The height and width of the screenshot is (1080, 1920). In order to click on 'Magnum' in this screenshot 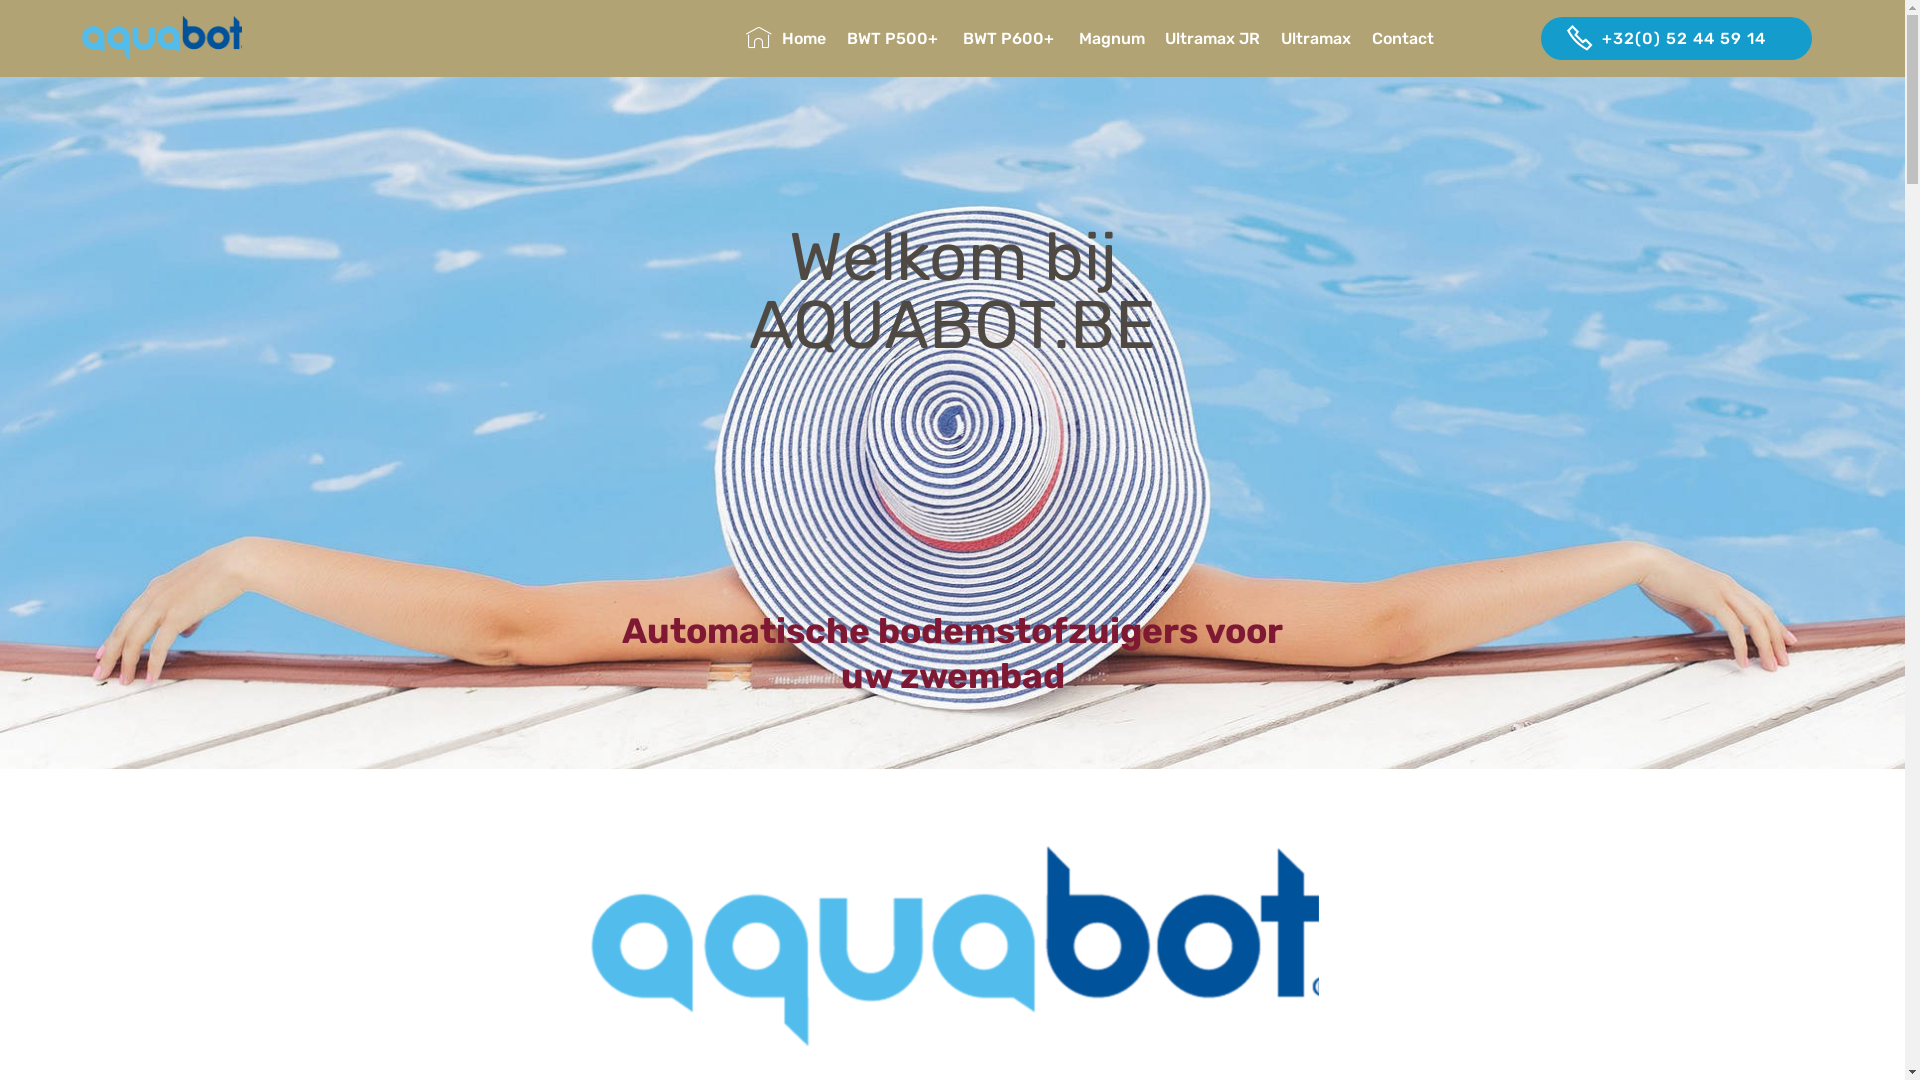, I will do `click(1111, 38)`.